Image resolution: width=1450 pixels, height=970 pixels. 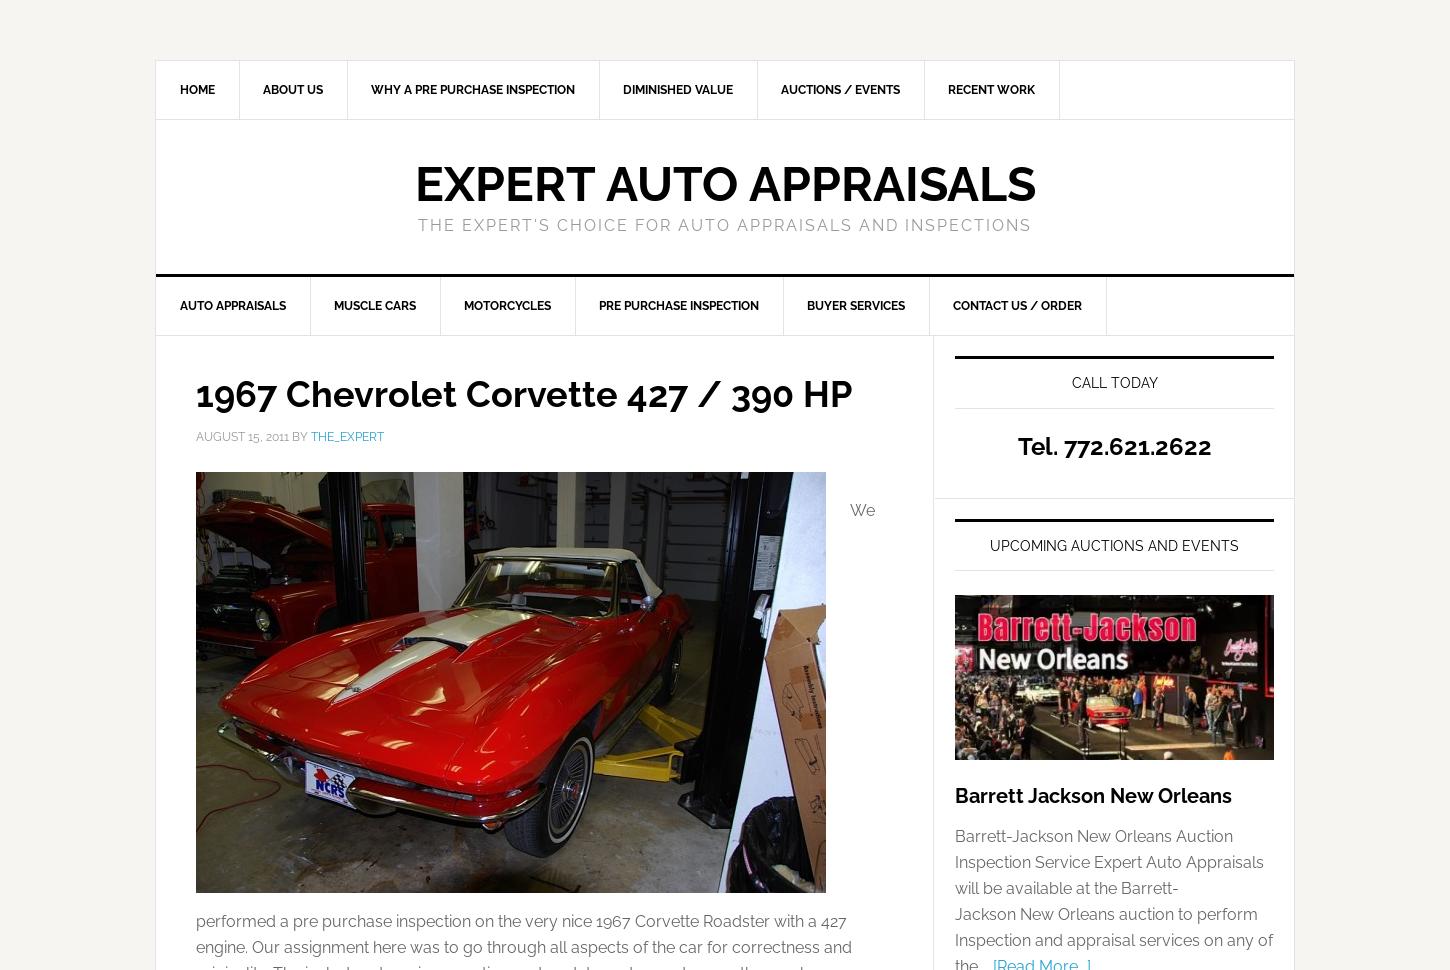 What do you see at coordinates (947, 89) in the screenshot?
I see `'Recent Work'` at bounding box center [947, 89].